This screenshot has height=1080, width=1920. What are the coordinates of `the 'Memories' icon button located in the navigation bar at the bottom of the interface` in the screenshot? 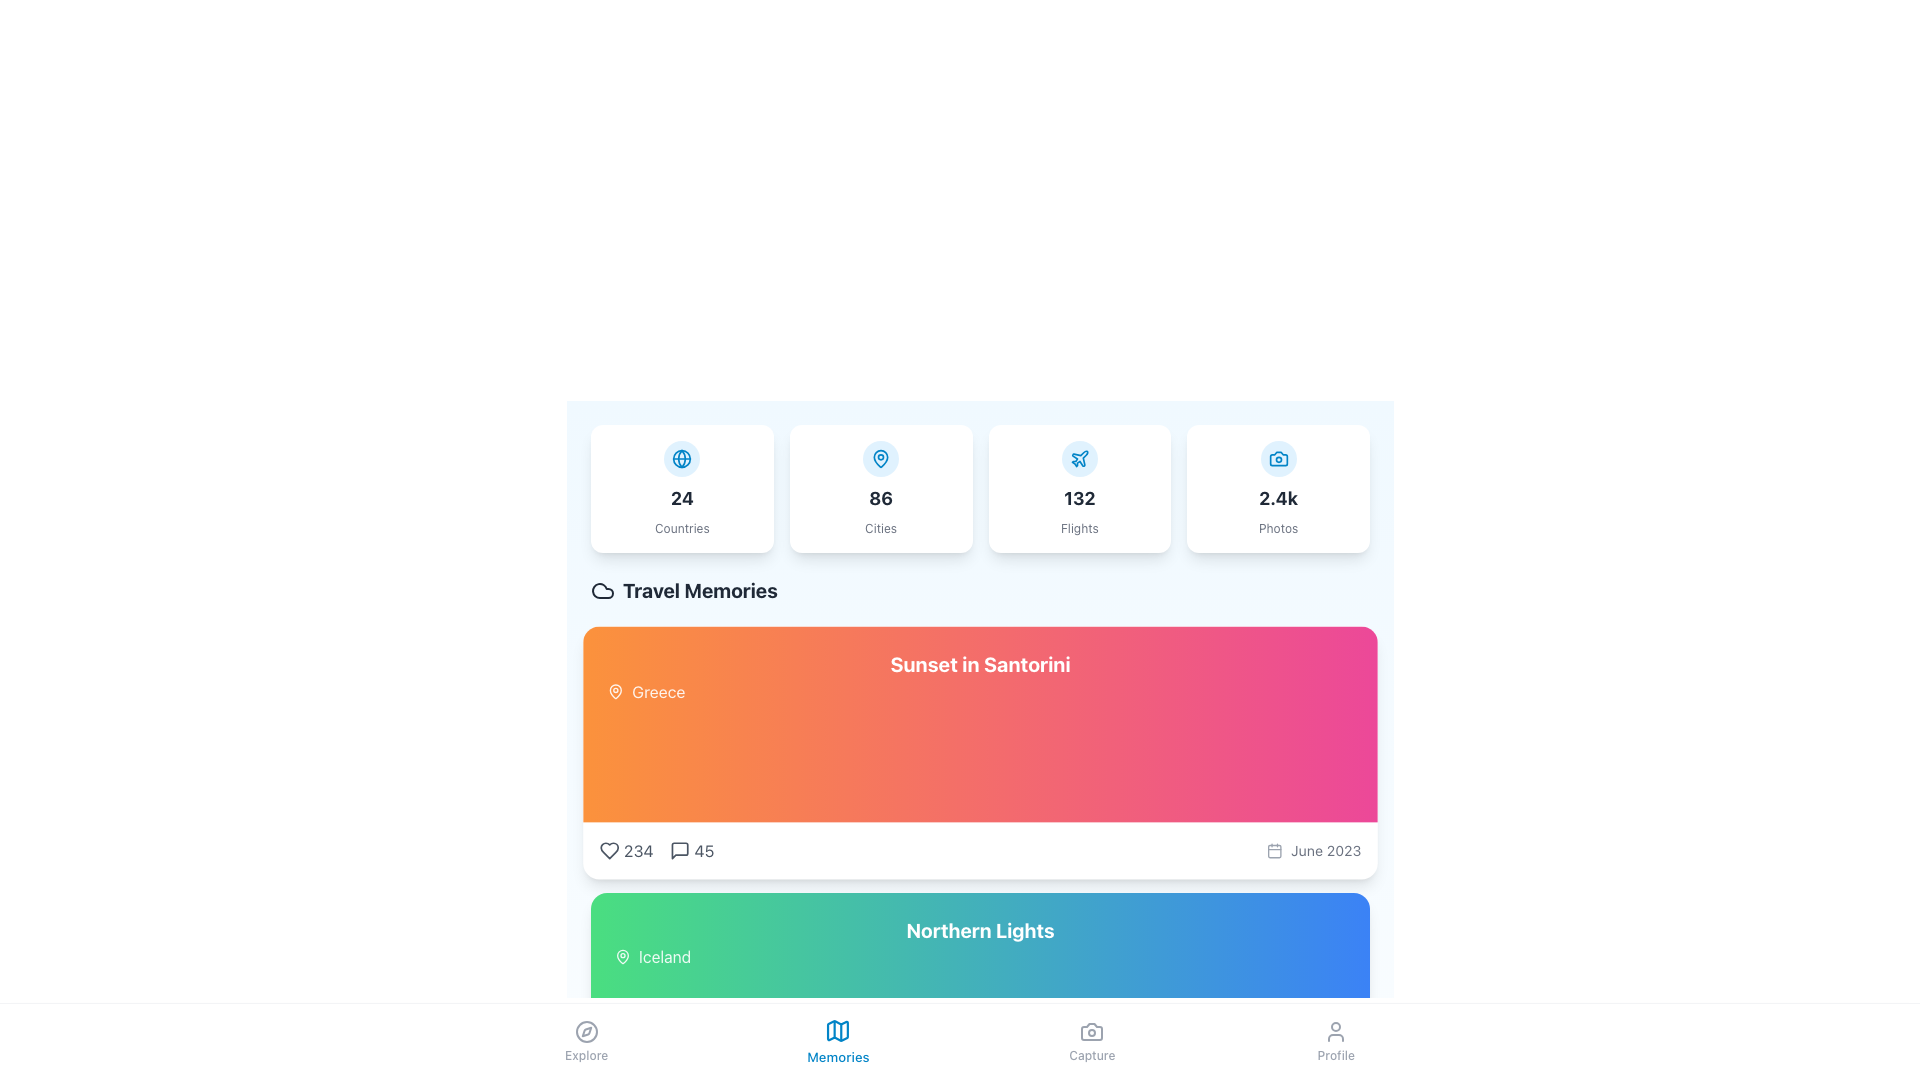 It's located at (838, 1030).